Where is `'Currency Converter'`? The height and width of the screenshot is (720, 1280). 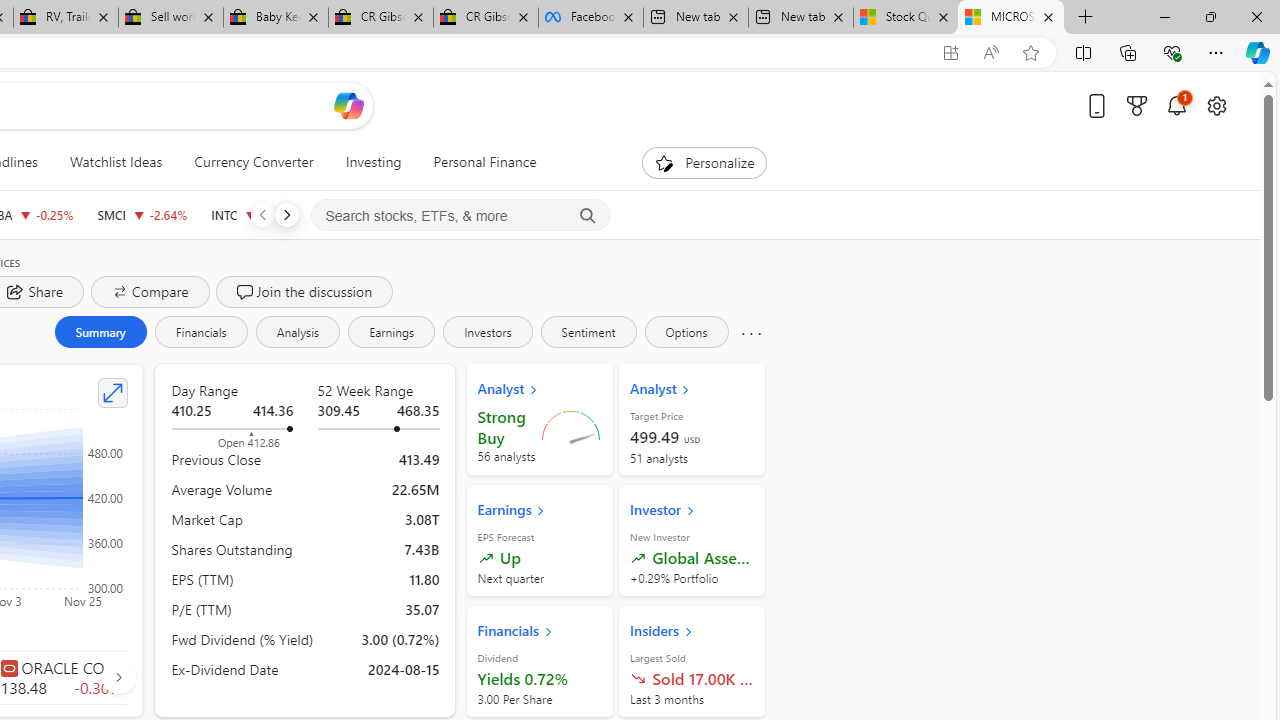 'Currency Converter' is located at coordinates (253, 162).